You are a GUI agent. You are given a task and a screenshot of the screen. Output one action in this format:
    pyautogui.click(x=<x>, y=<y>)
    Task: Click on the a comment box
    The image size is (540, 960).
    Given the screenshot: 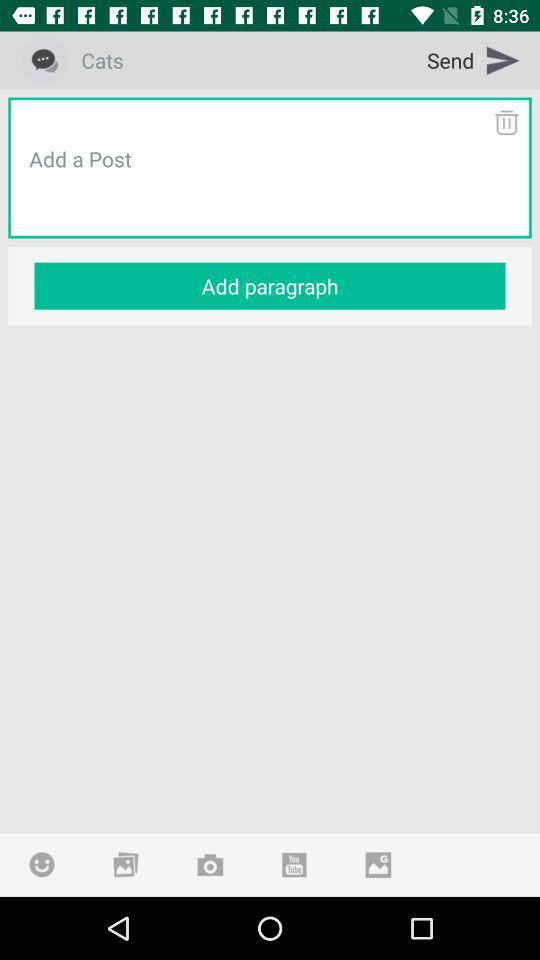 What is the action you would take?
    pyautogui.click(x=270, y=183)
    